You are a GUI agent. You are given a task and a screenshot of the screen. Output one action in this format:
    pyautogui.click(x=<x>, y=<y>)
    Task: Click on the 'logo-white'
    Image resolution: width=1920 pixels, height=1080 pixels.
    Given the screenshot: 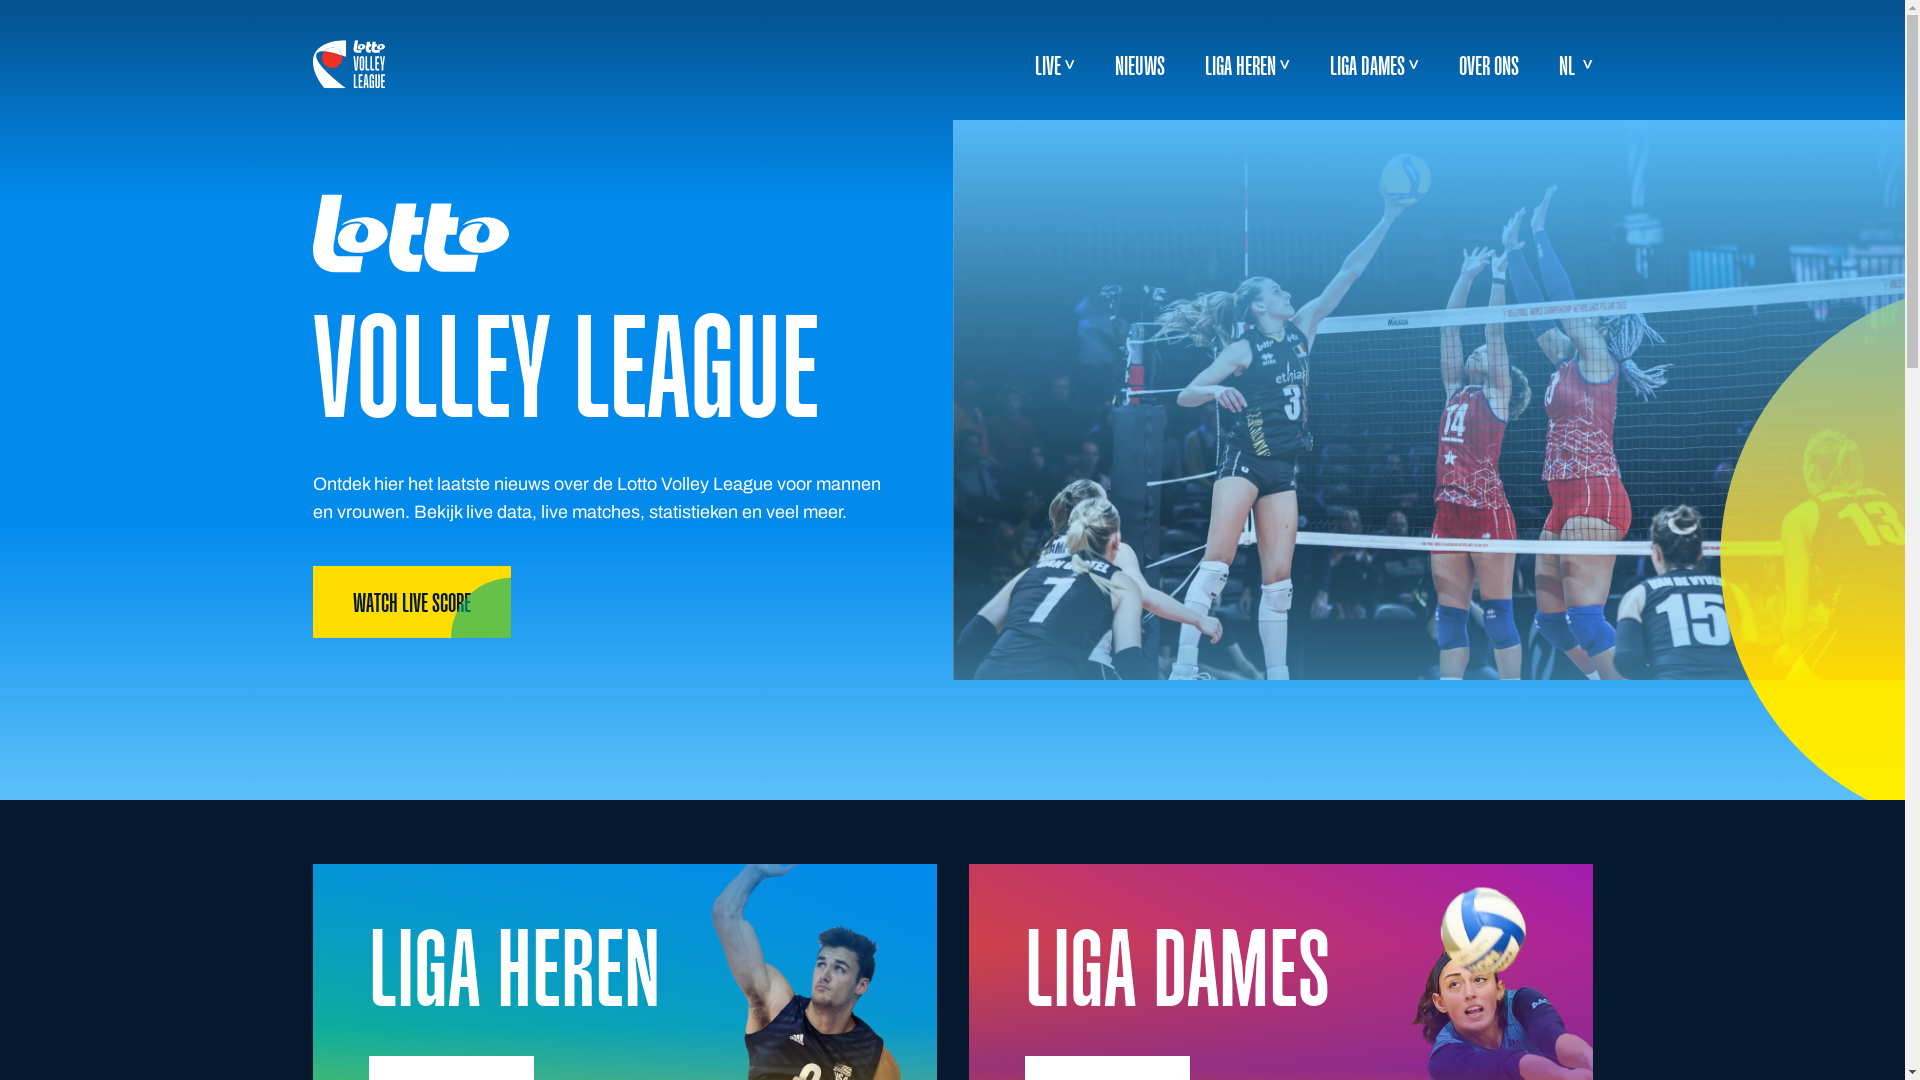 What is the action you would take?
    pyautogui.click(x=348, y=63)
    